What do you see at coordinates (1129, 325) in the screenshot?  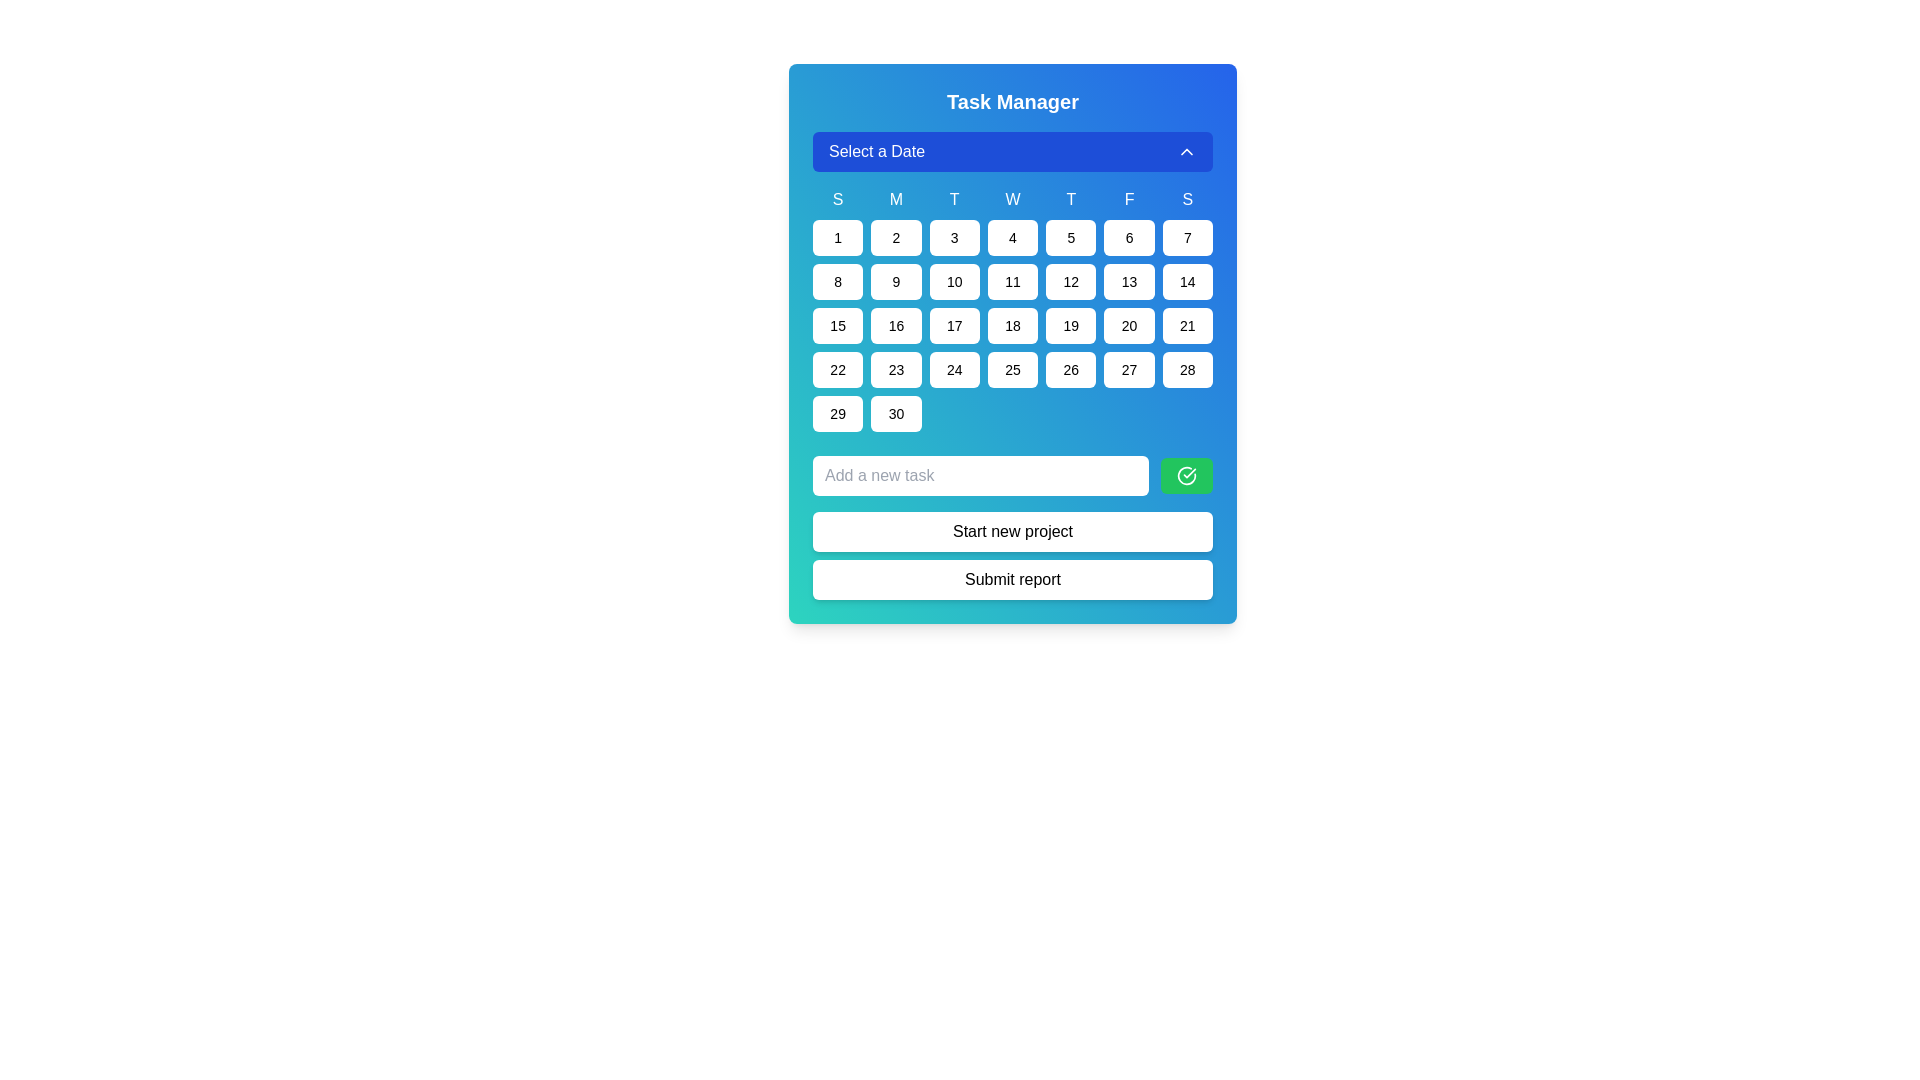 I see `the calendar button representing the day '20', located in the fourth row and sixth column of the calendar grid` at bounding box center [1129, 325].